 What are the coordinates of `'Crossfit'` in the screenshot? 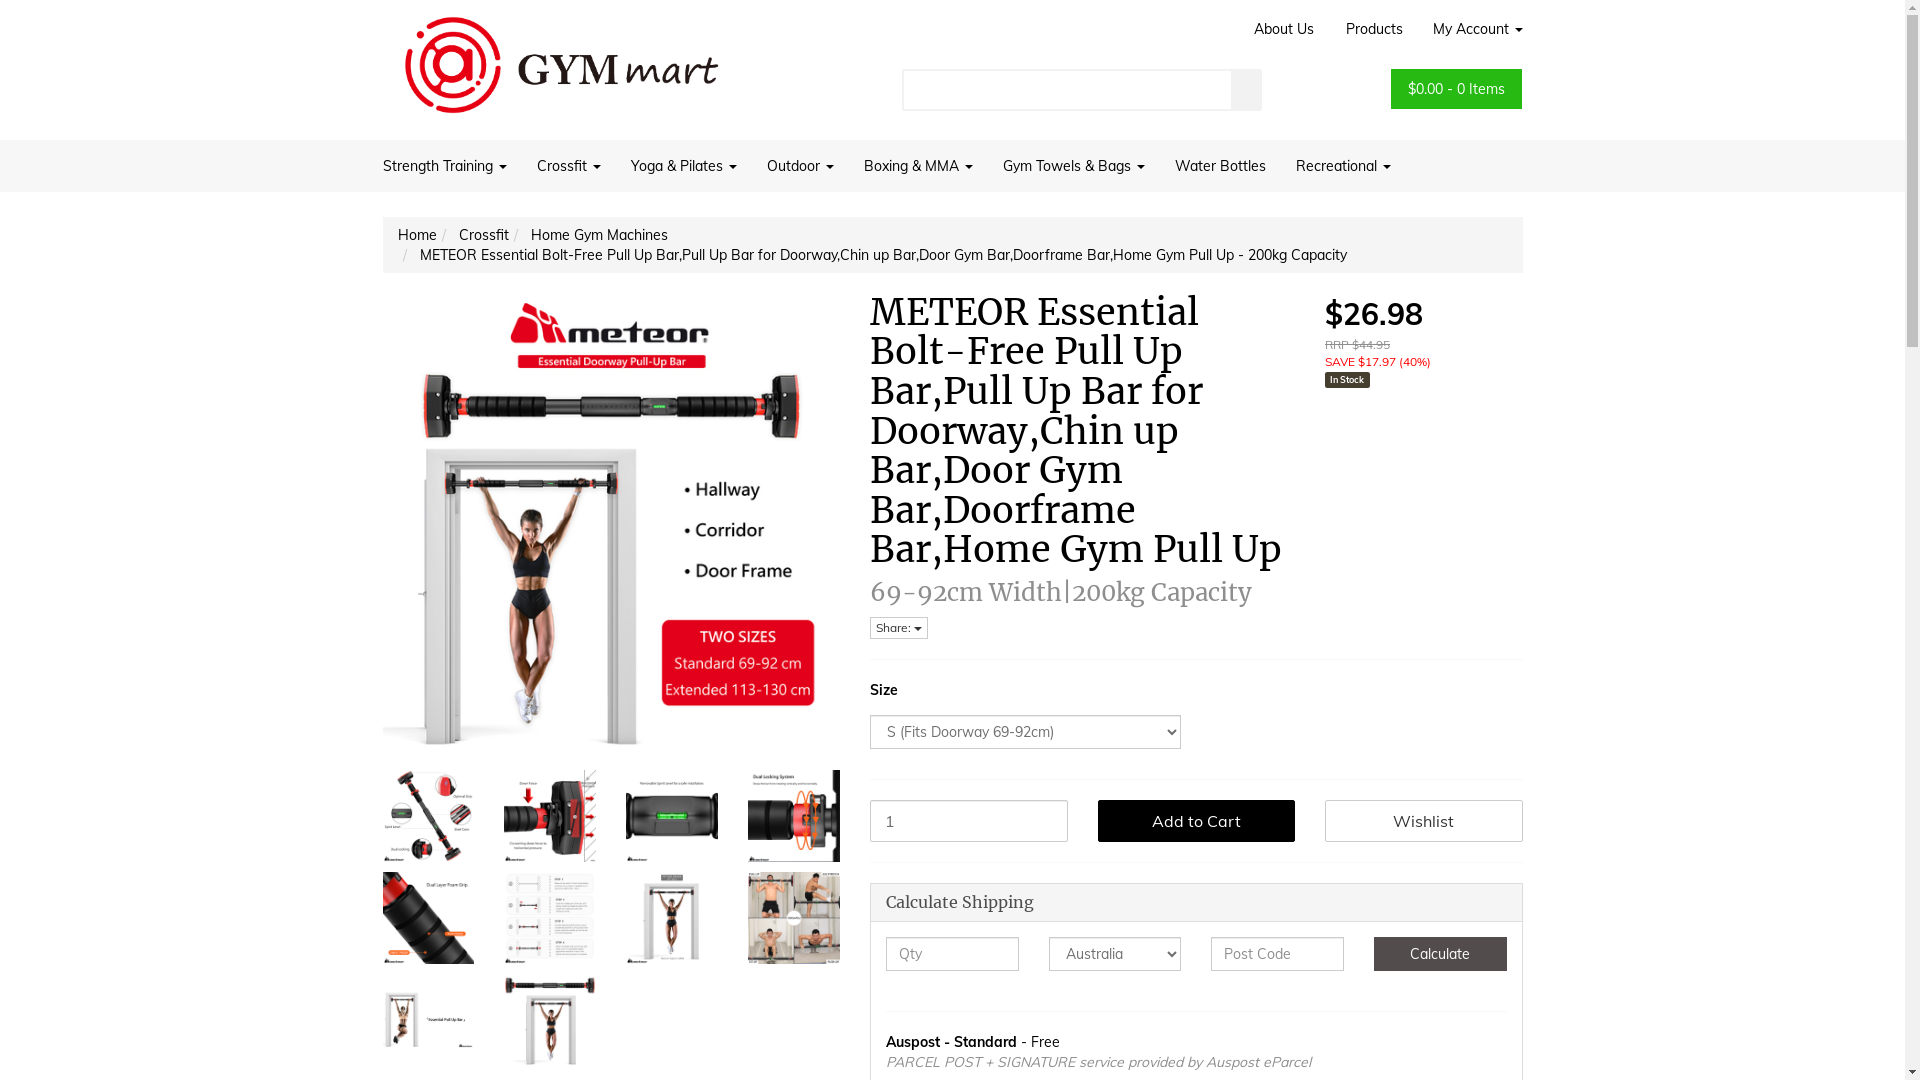 It's located at (568, 164).